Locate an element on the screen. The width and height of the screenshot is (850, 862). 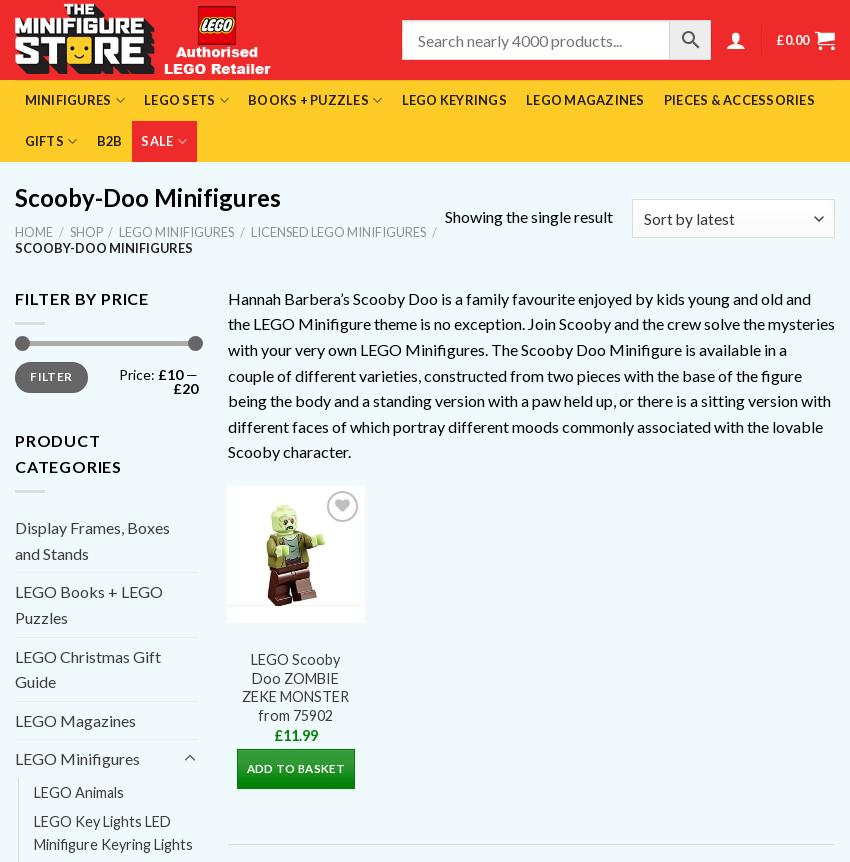
'Filter' is located at coordinates (51, 375).